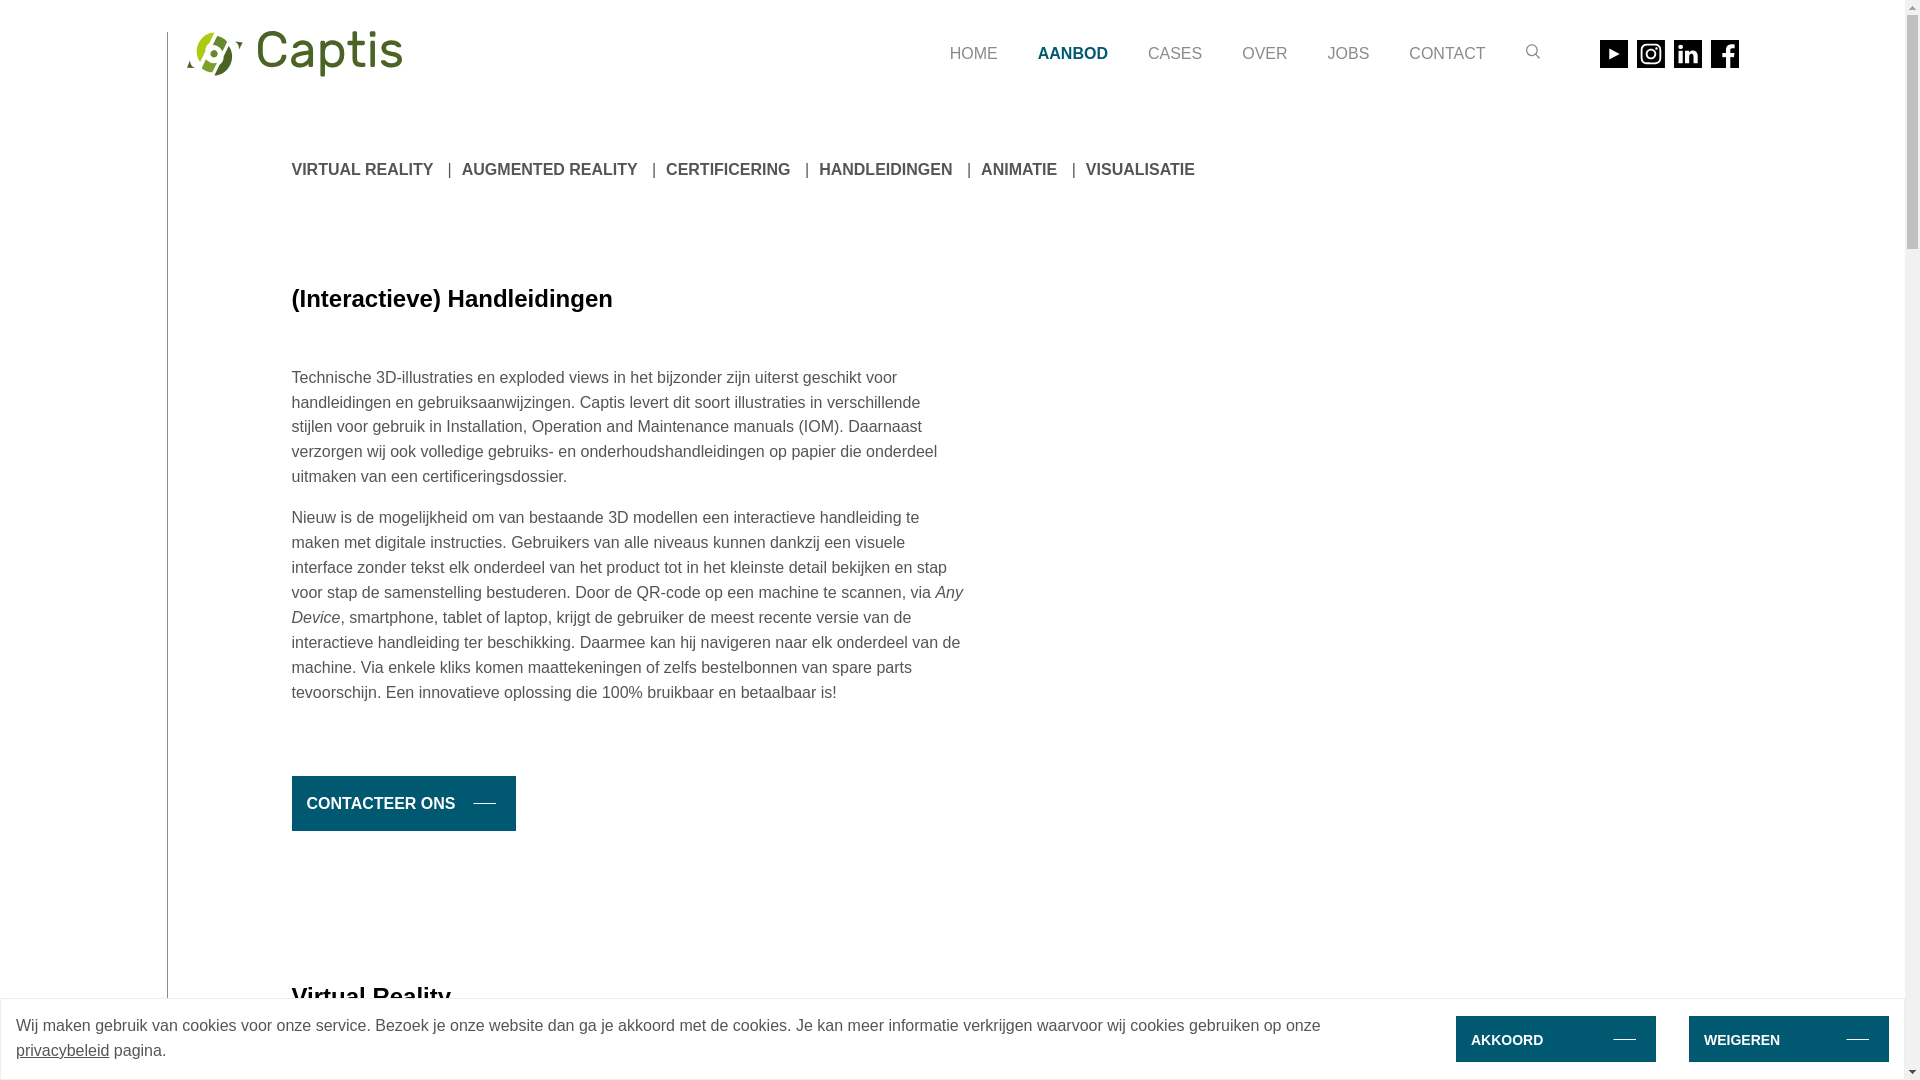 This screenshot has height=1080, width=1920. I want to click on 'CONTACT', so click(1446, 53).